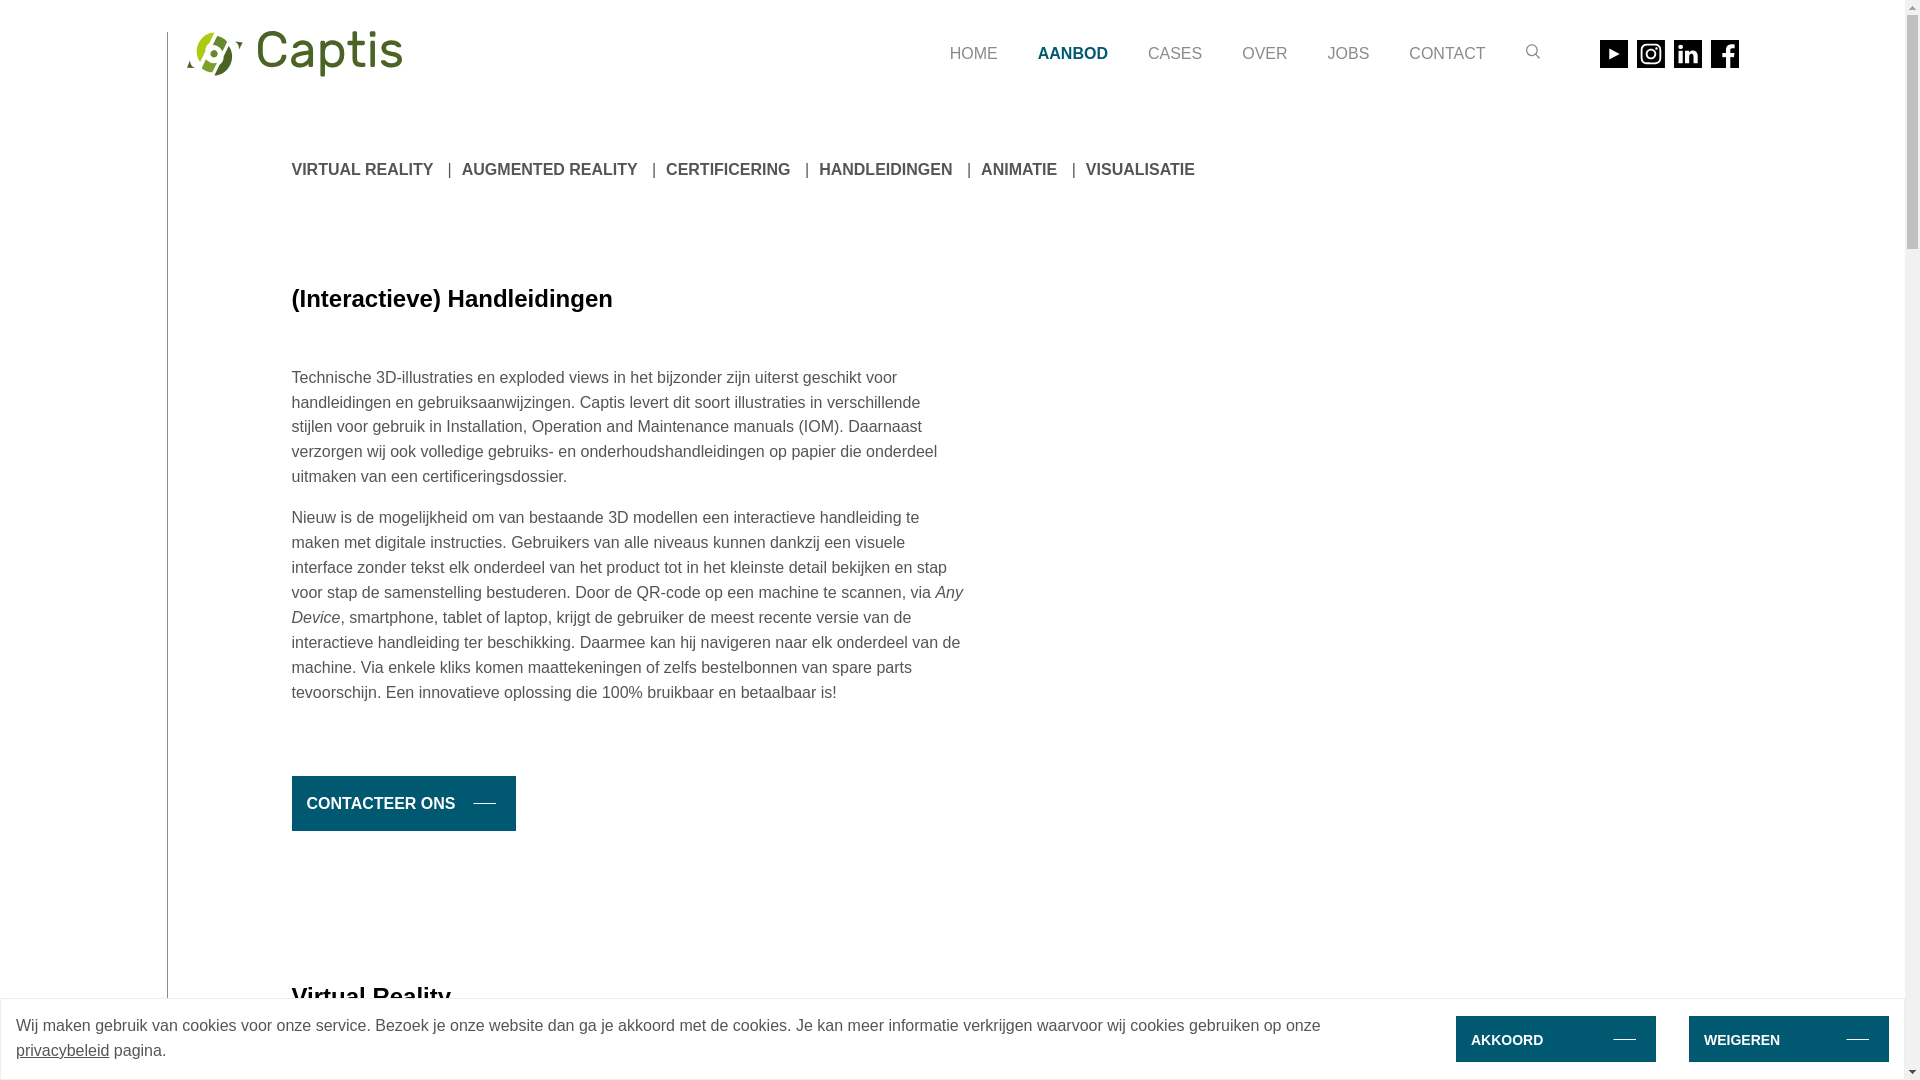 This screenshot has height=1080, width=1920. I want to click on 'CONTACT', so click(1446, 53).